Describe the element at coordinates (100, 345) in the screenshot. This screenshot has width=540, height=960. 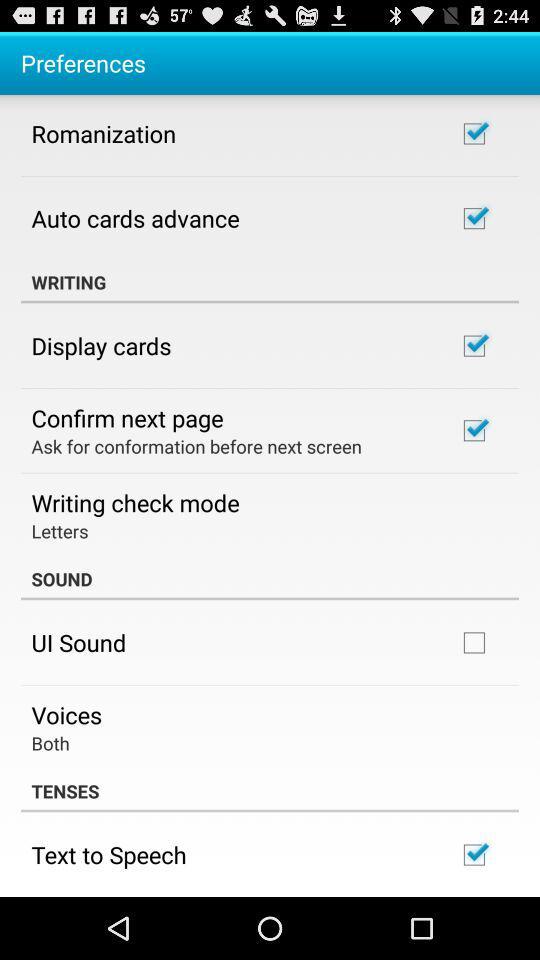
I see `the app below the writing icon` at that location.